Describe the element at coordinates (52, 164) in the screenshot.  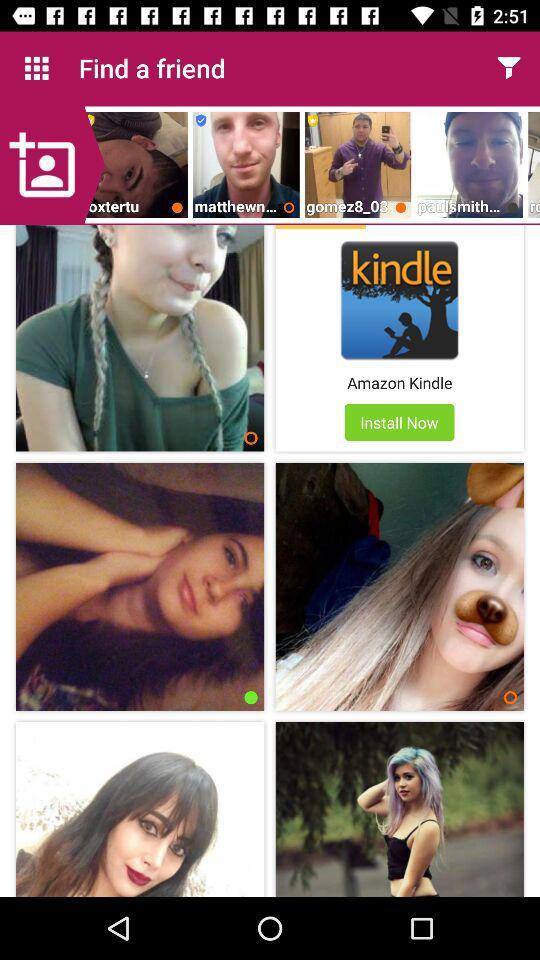
I see `friend` at that location.